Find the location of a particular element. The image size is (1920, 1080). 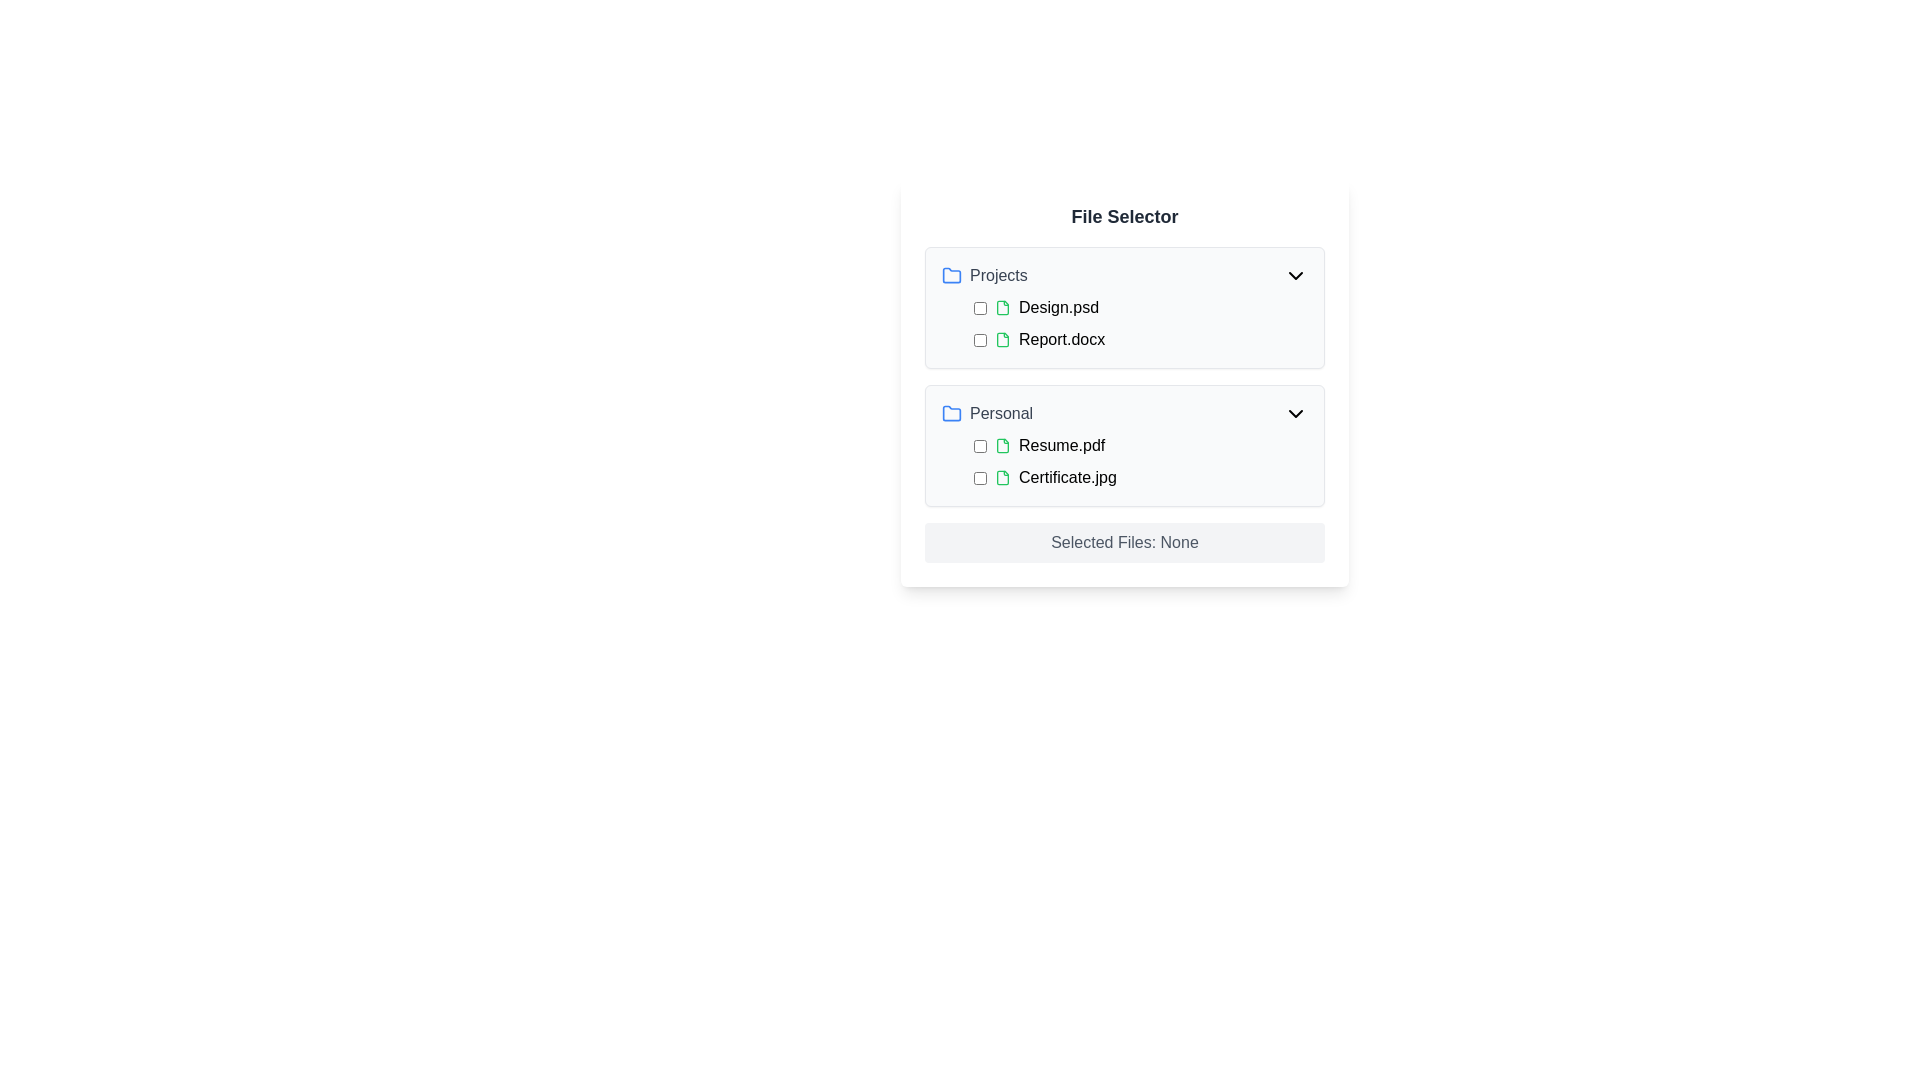

text of the 'Personal' folder label located beneath the 'Projects' section, to the right of the blue folder icon is located at coordinates (1001, 412).